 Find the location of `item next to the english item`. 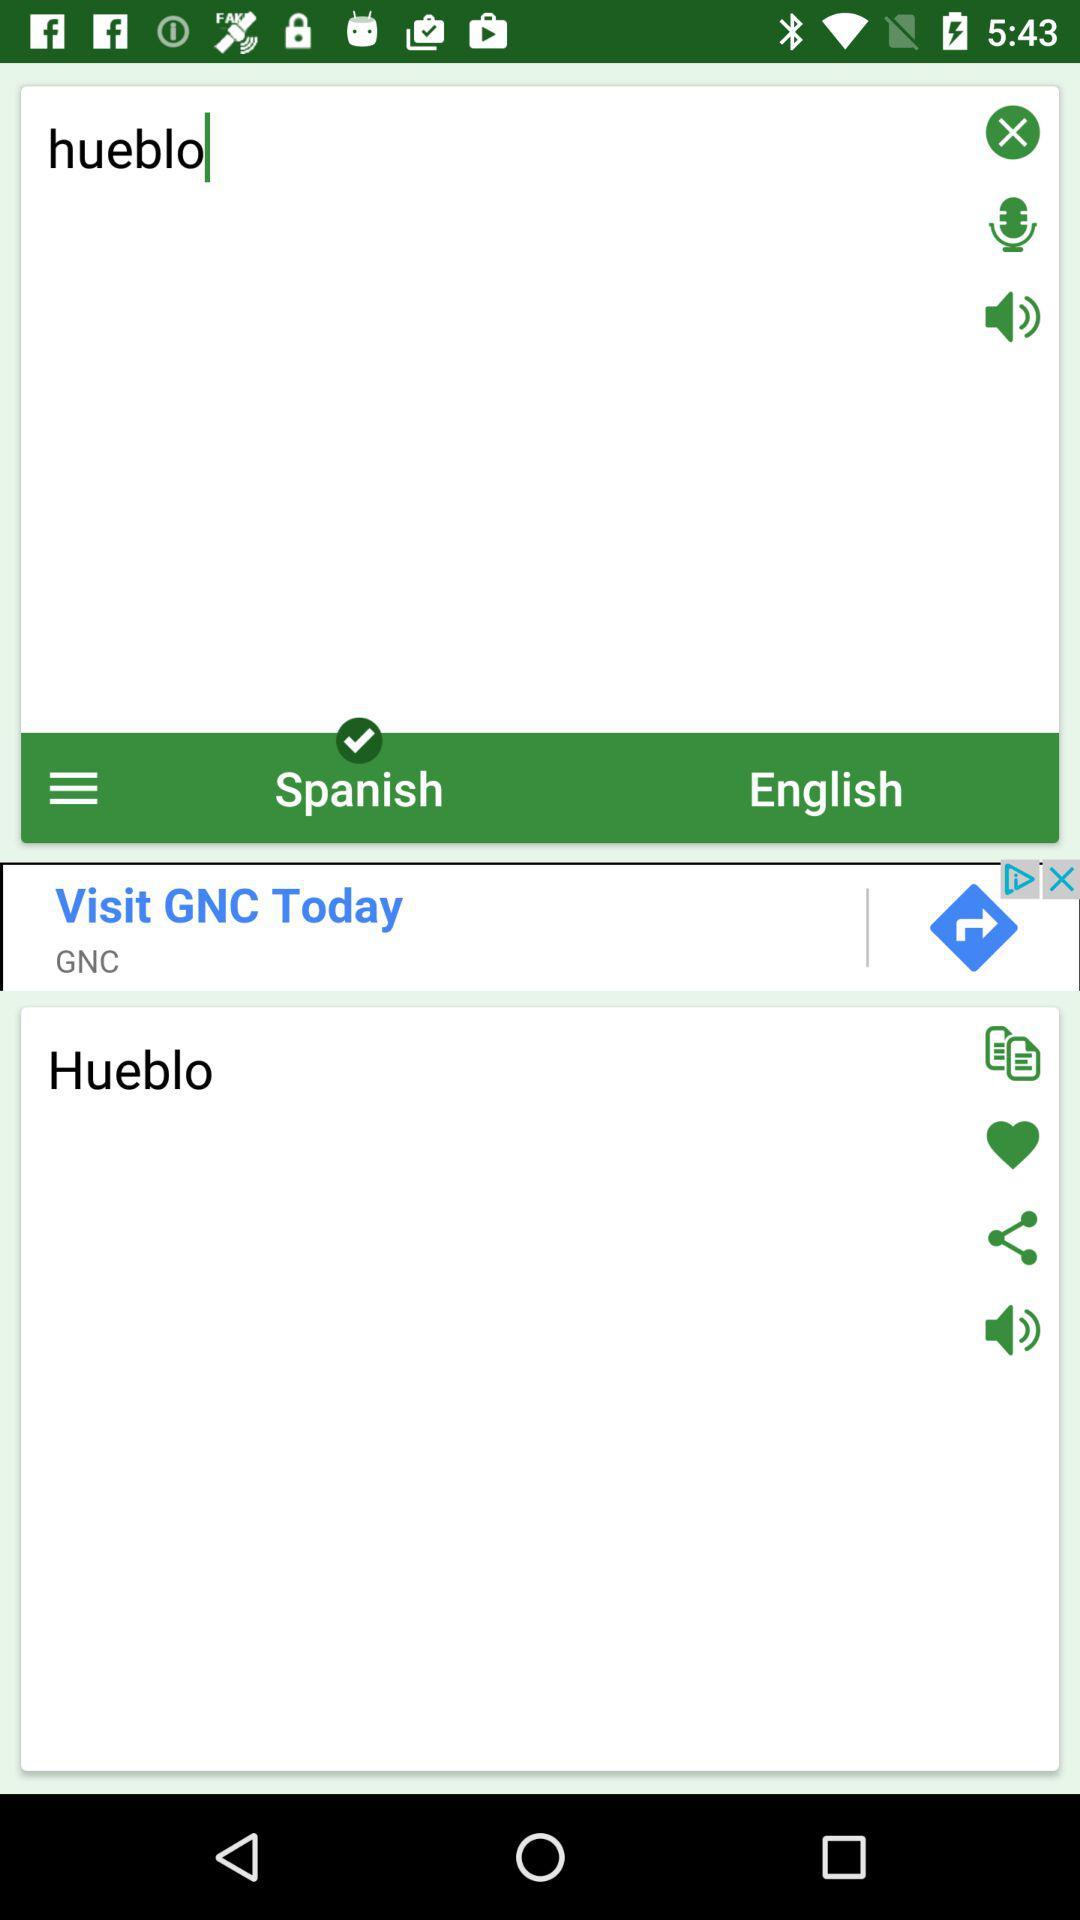

item next to the english item is located at coordinates (358, 786).